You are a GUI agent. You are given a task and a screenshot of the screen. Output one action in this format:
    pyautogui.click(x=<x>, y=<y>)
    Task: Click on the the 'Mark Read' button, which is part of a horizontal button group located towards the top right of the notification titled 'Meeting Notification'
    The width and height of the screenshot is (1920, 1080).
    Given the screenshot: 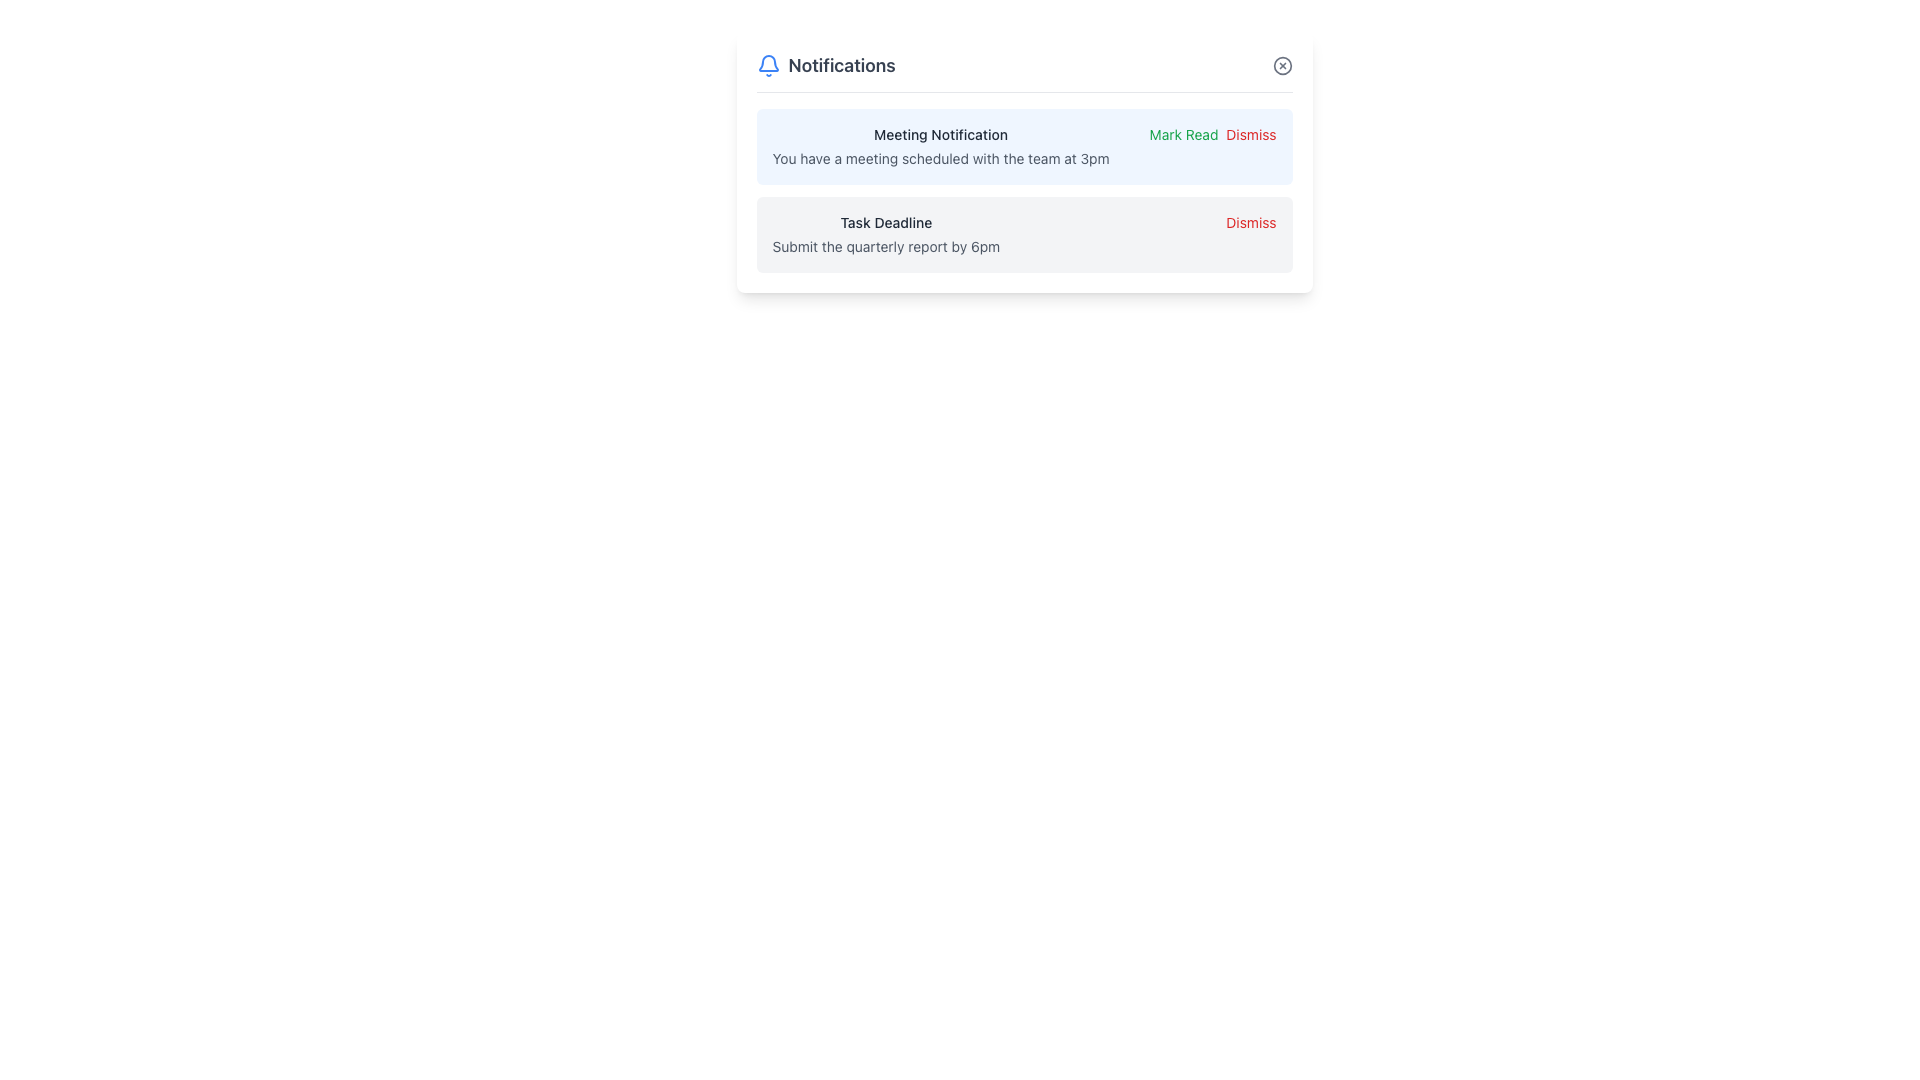 What is the action you would take?
    pyautogui.click(x=1212, y=135)
    